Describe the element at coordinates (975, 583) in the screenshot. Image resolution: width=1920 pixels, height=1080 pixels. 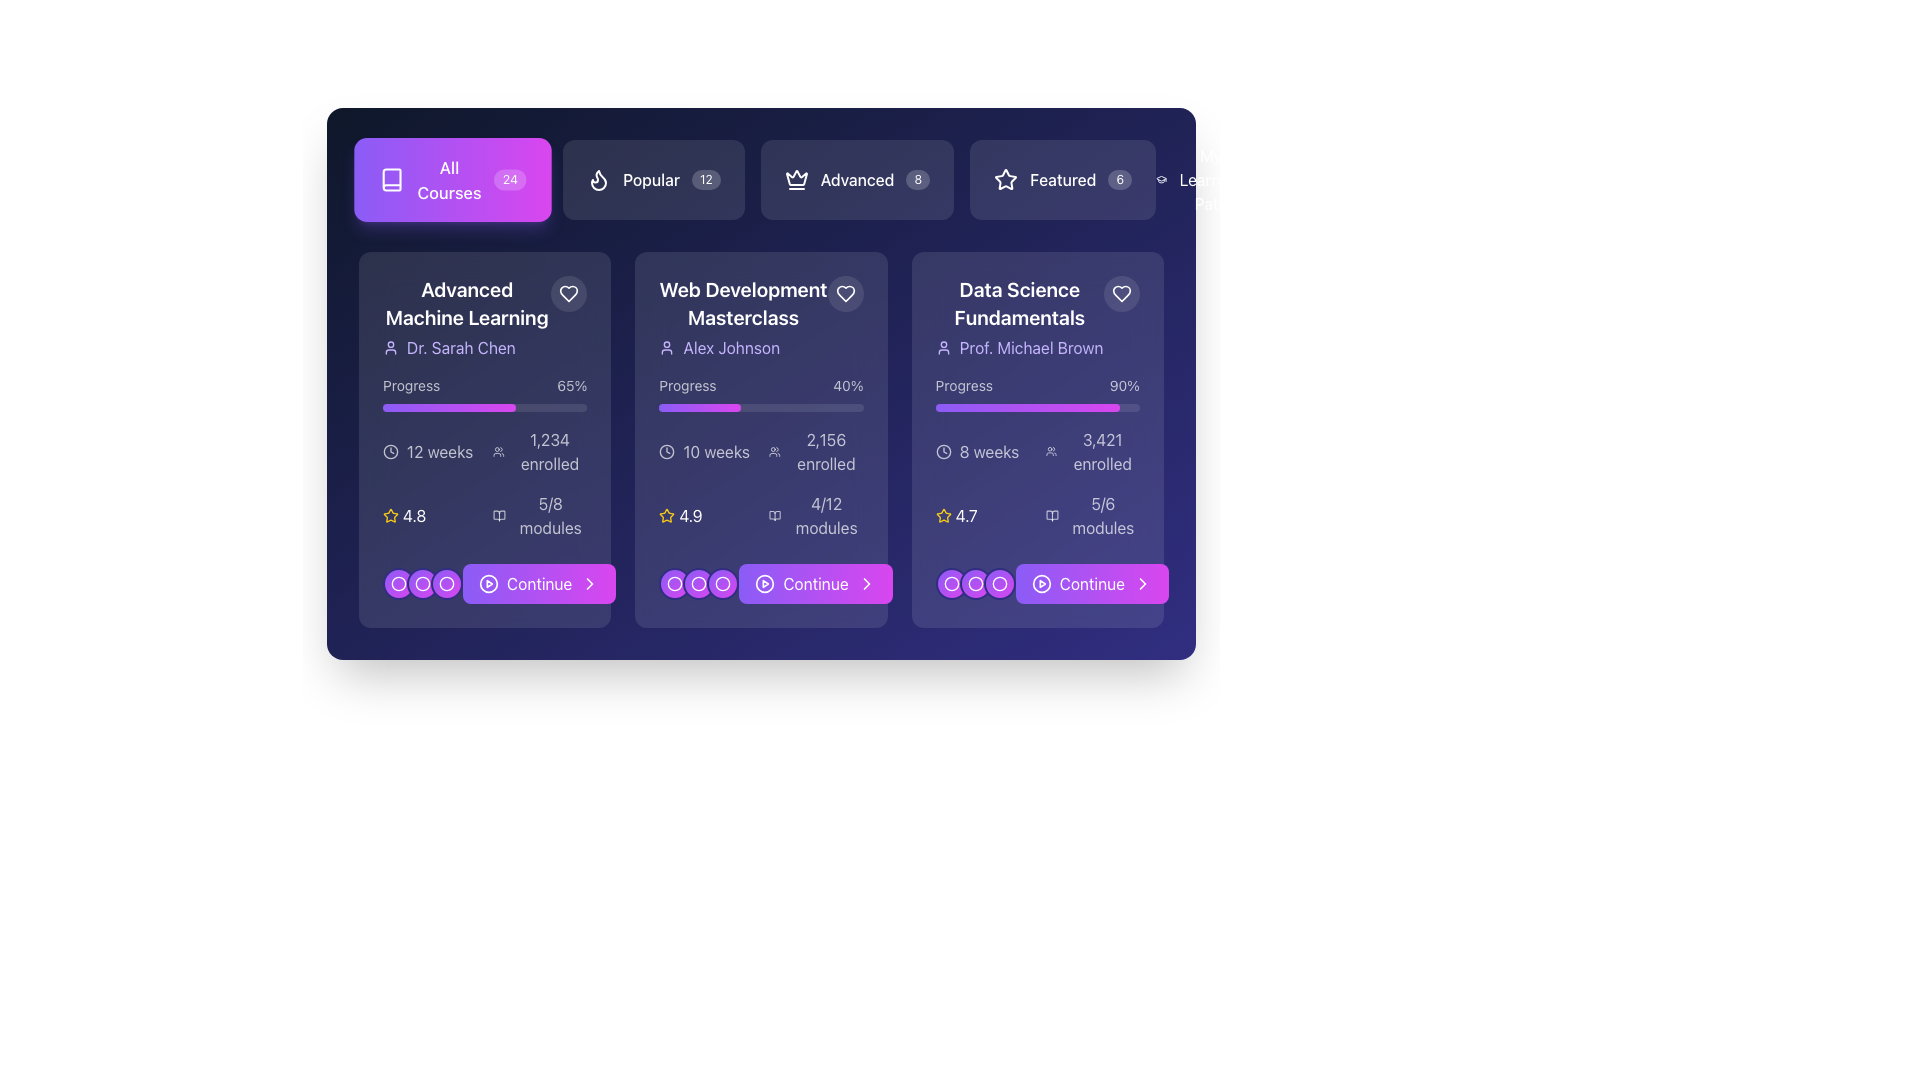
I see `the second circular gradient indicator component, which has a violet to fuchsia gradient and an indigo border` at that location.